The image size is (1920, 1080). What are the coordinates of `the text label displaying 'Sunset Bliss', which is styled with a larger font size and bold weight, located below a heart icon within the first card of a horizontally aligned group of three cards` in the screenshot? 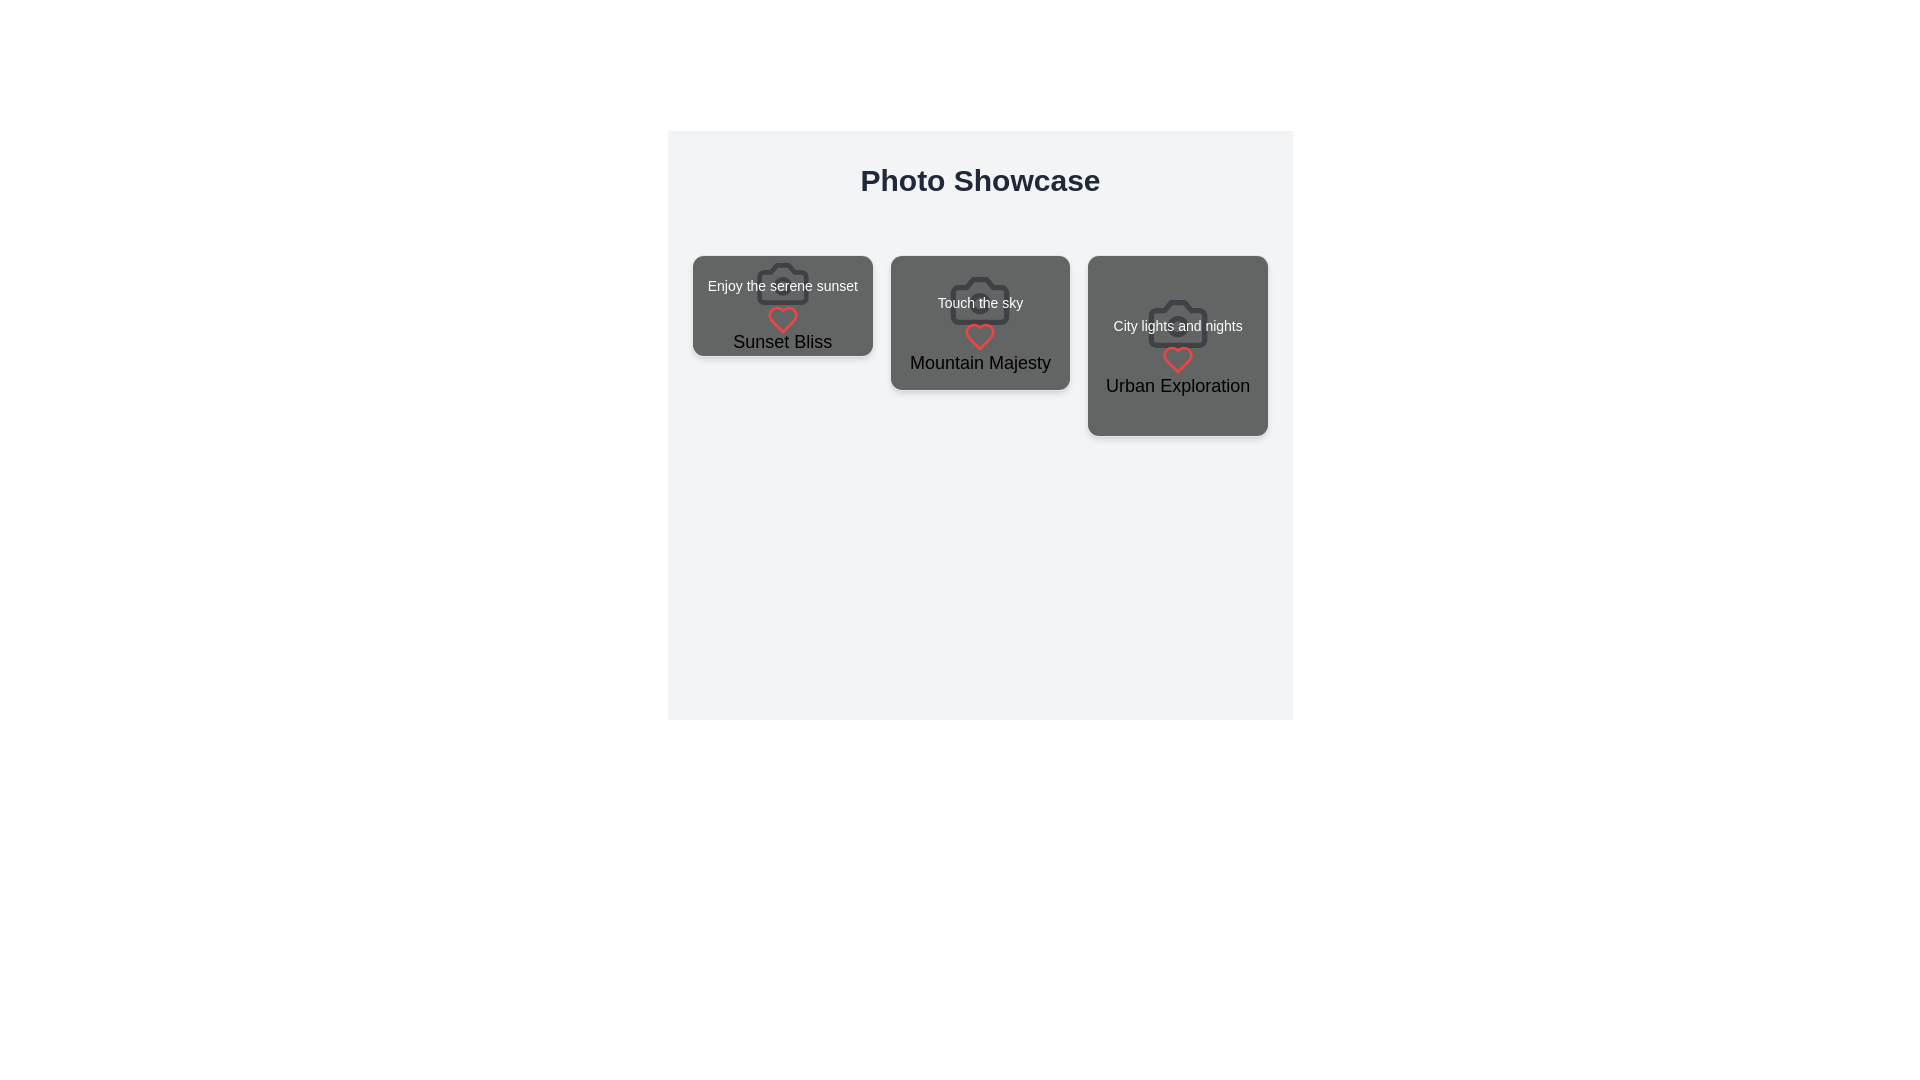 It's located at (781, 341).